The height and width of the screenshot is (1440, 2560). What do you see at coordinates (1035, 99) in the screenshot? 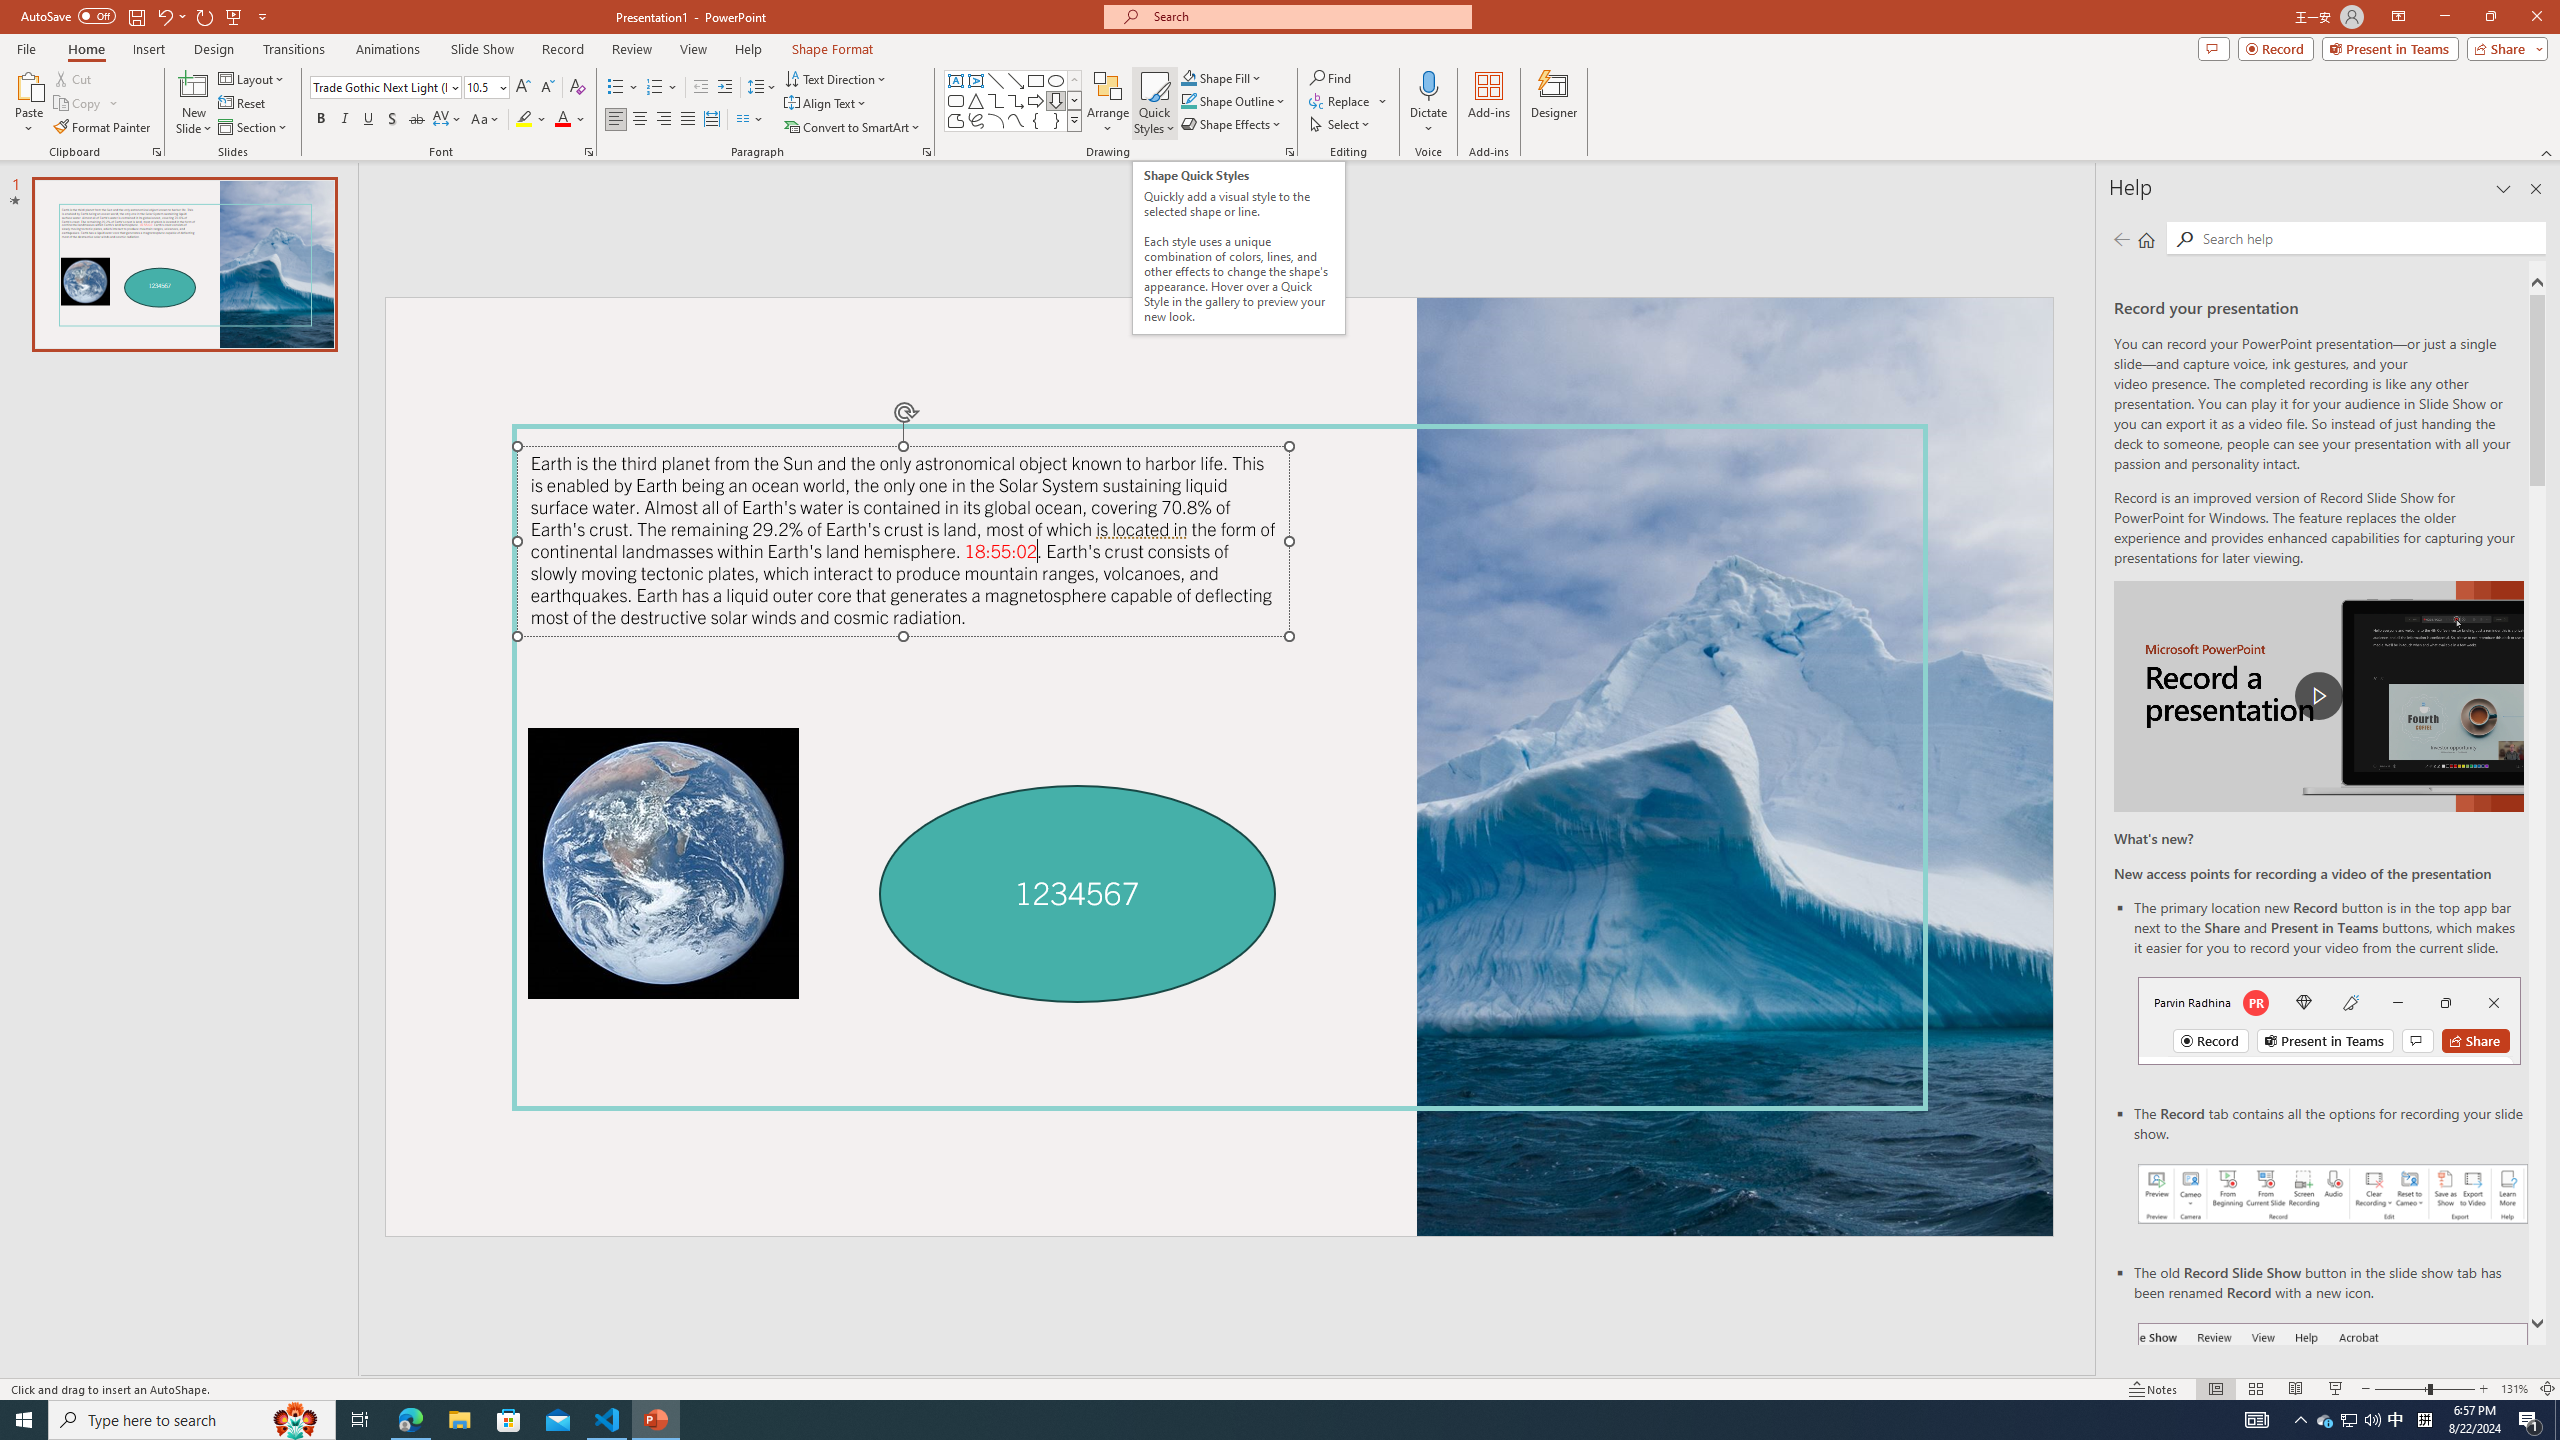
I see `'Arrow: Right'` at bounding box center [1035, 99].